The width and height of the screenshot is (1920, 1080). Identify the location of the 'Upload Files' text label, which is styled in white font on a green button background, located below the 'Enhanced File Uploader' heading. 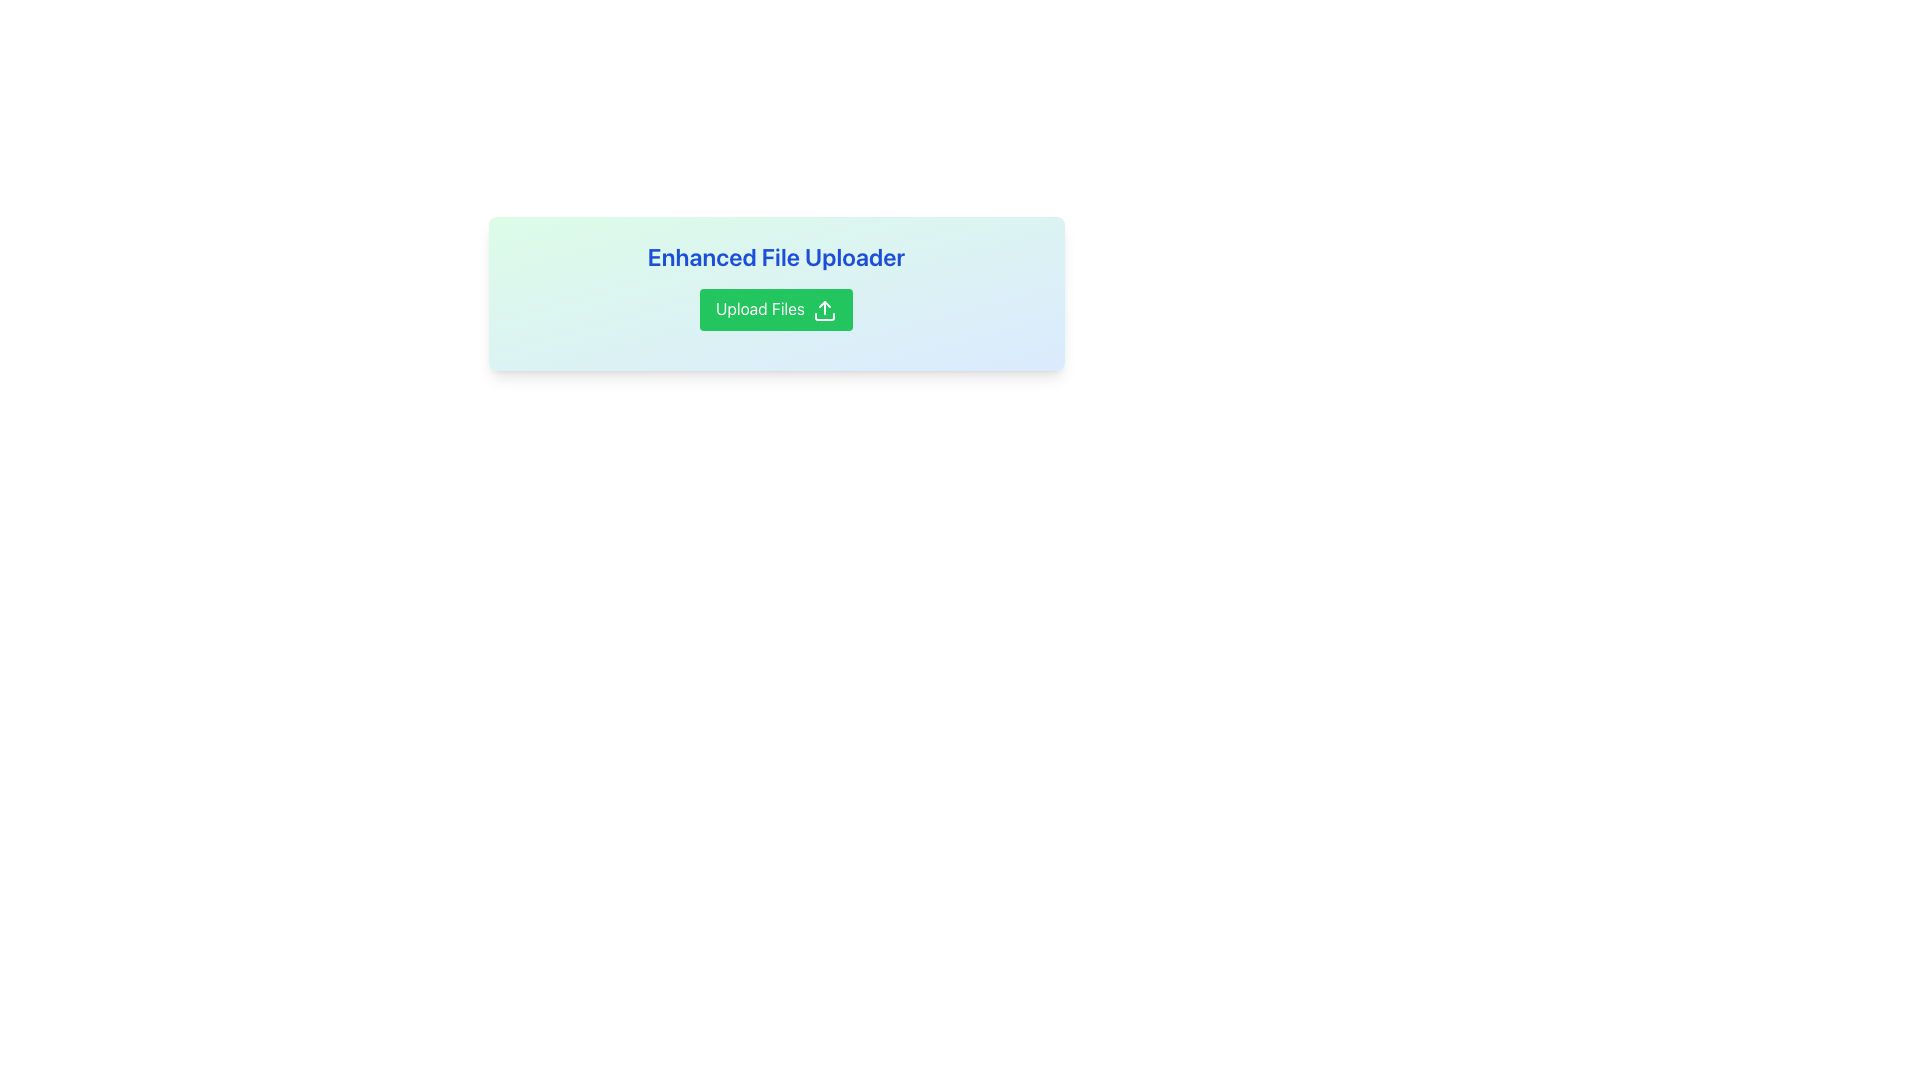
(759, 308).